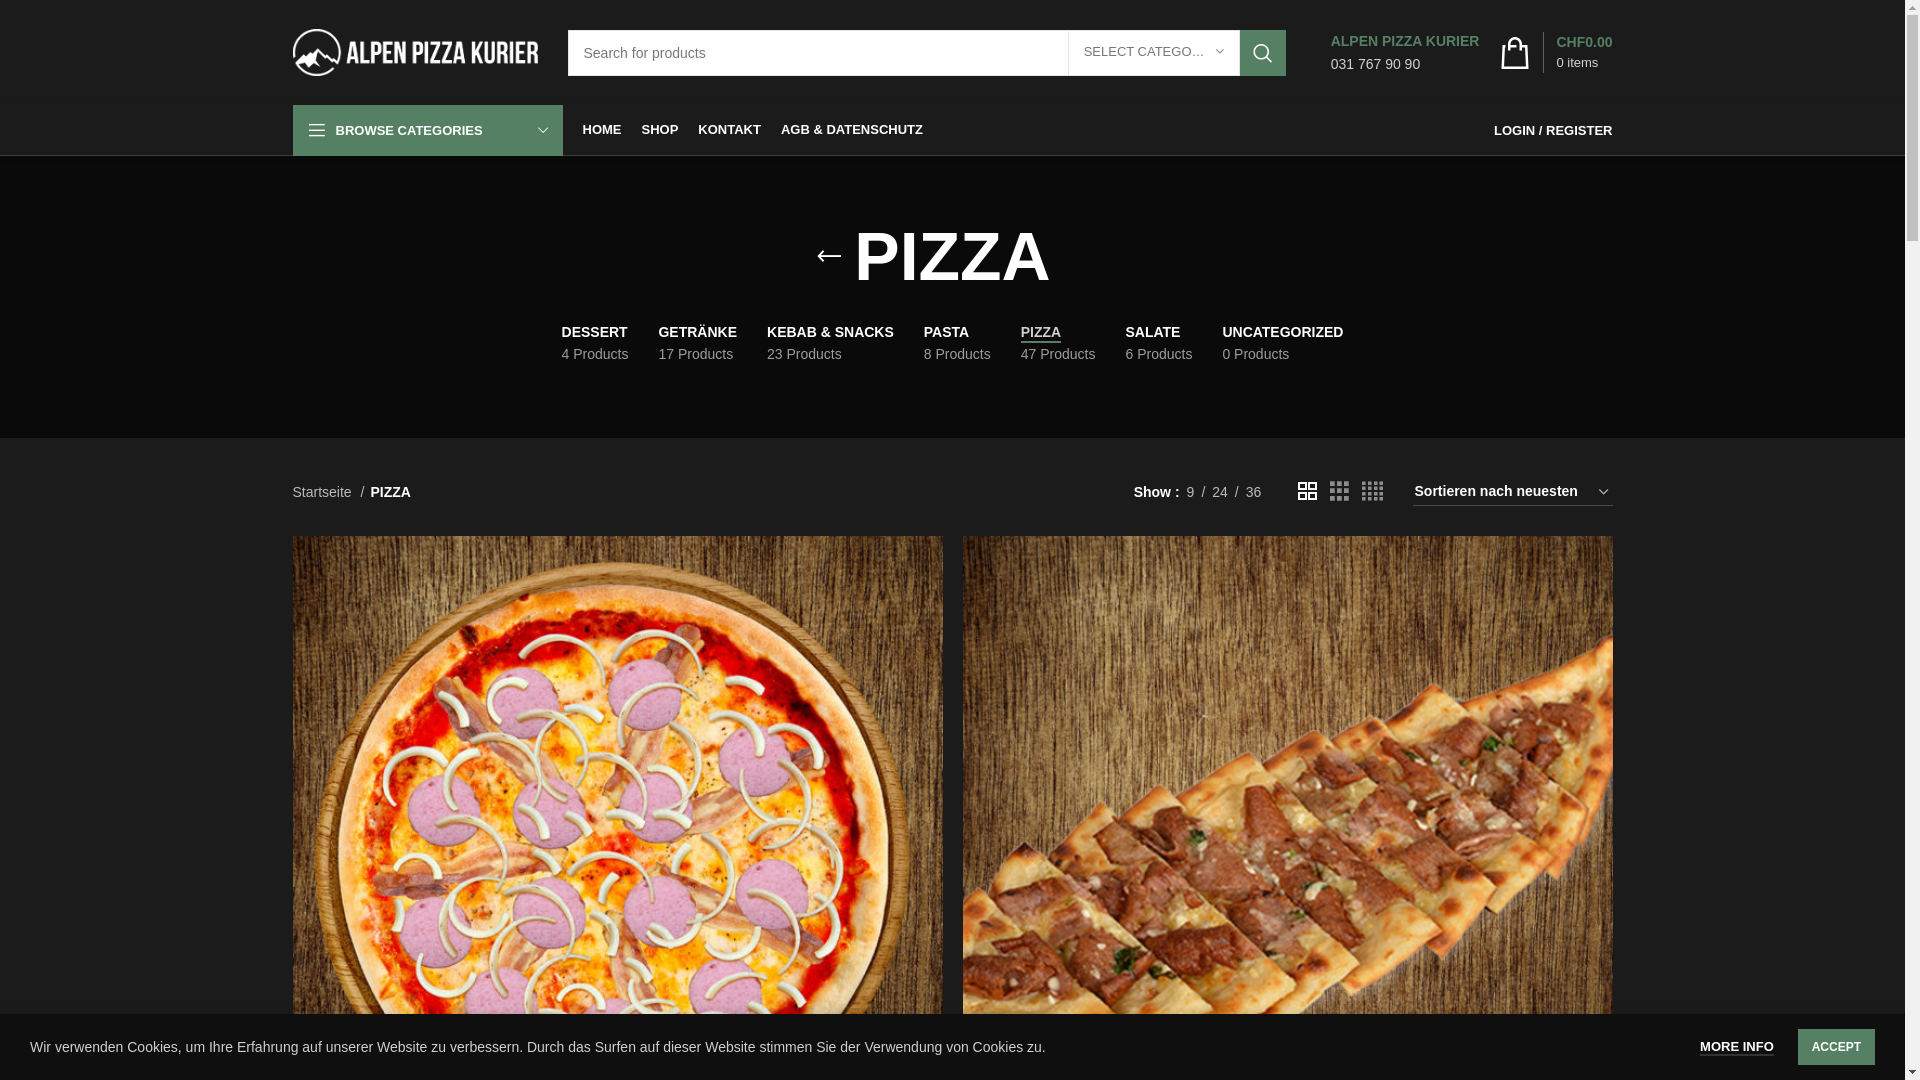 Image resolution: width=1920 pixels, height=1080 pixels. What do you see at coordinates (1190, 492) in the screenshot?
I see `'9'` at bounding box center [1190, 492].